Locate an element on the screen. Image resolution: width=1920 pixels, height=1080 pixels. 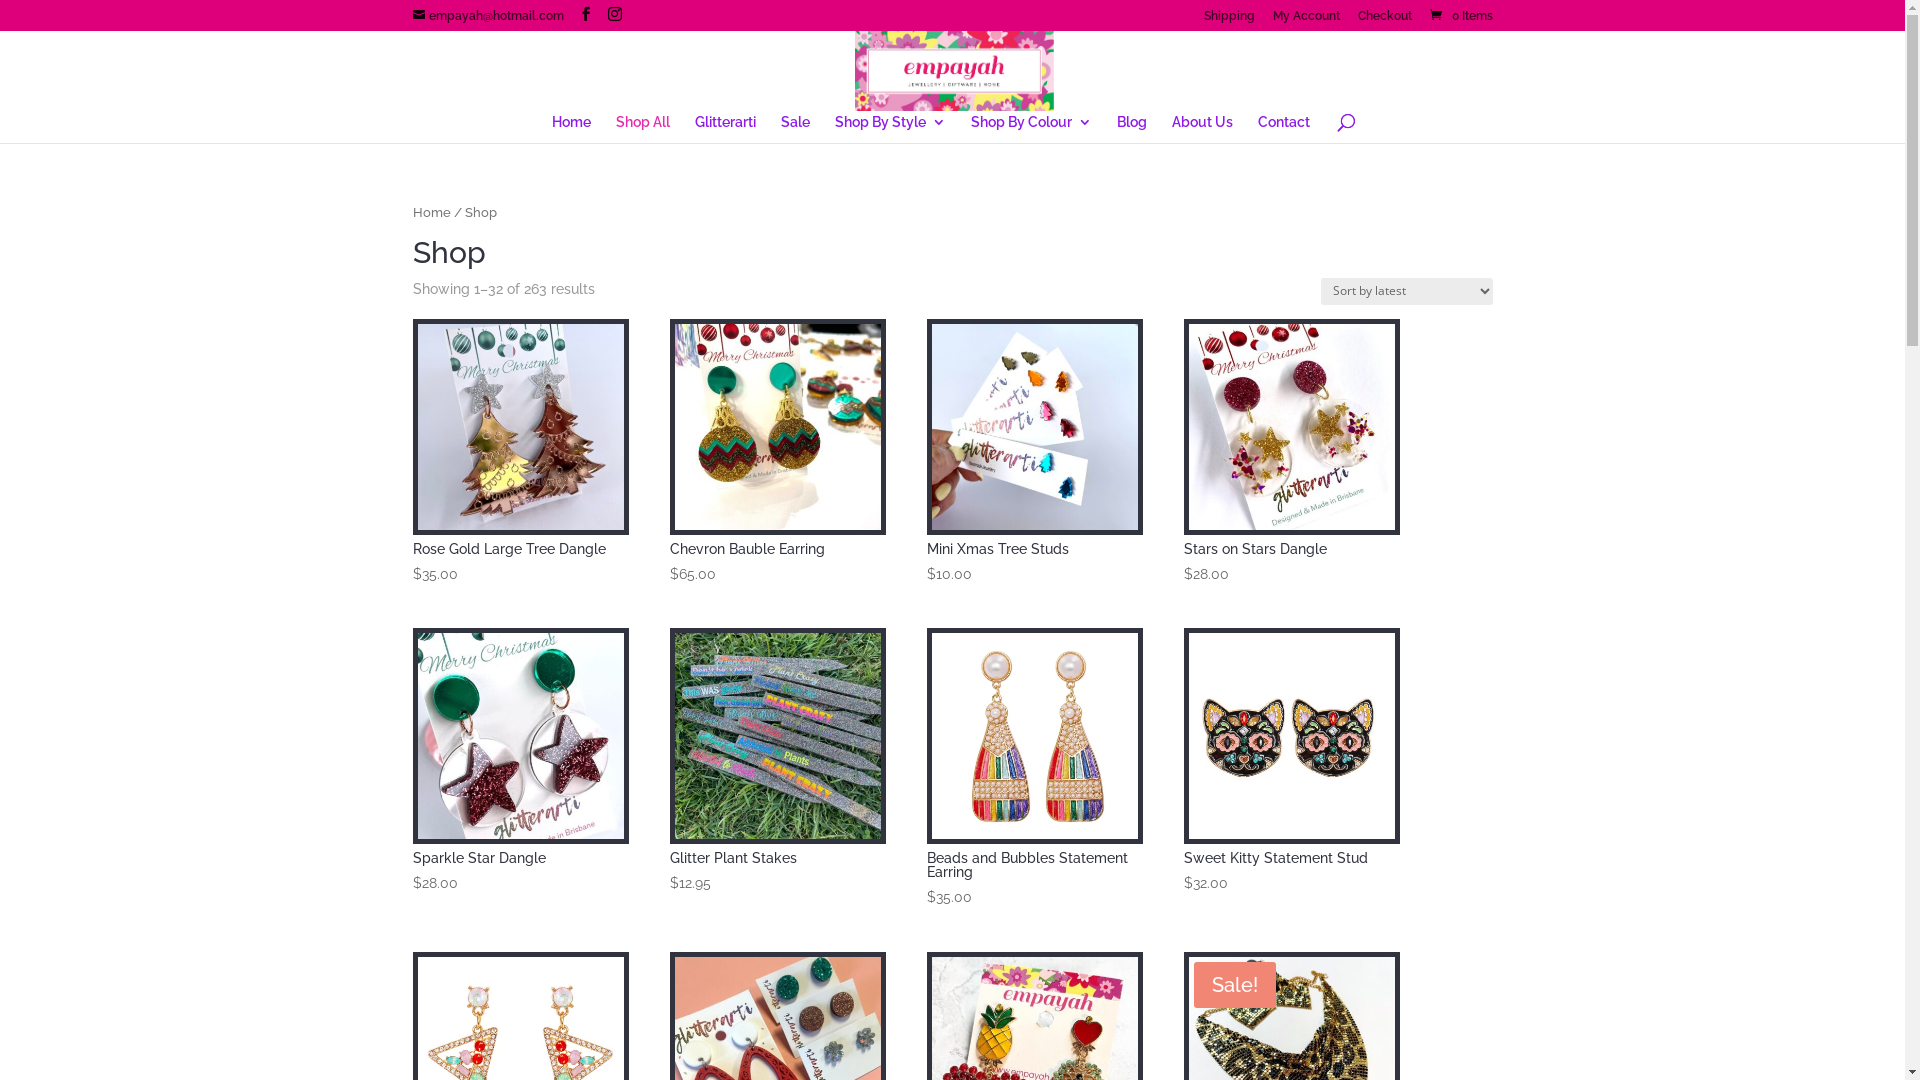
'Shop All' is located at coordinates (643, 128).